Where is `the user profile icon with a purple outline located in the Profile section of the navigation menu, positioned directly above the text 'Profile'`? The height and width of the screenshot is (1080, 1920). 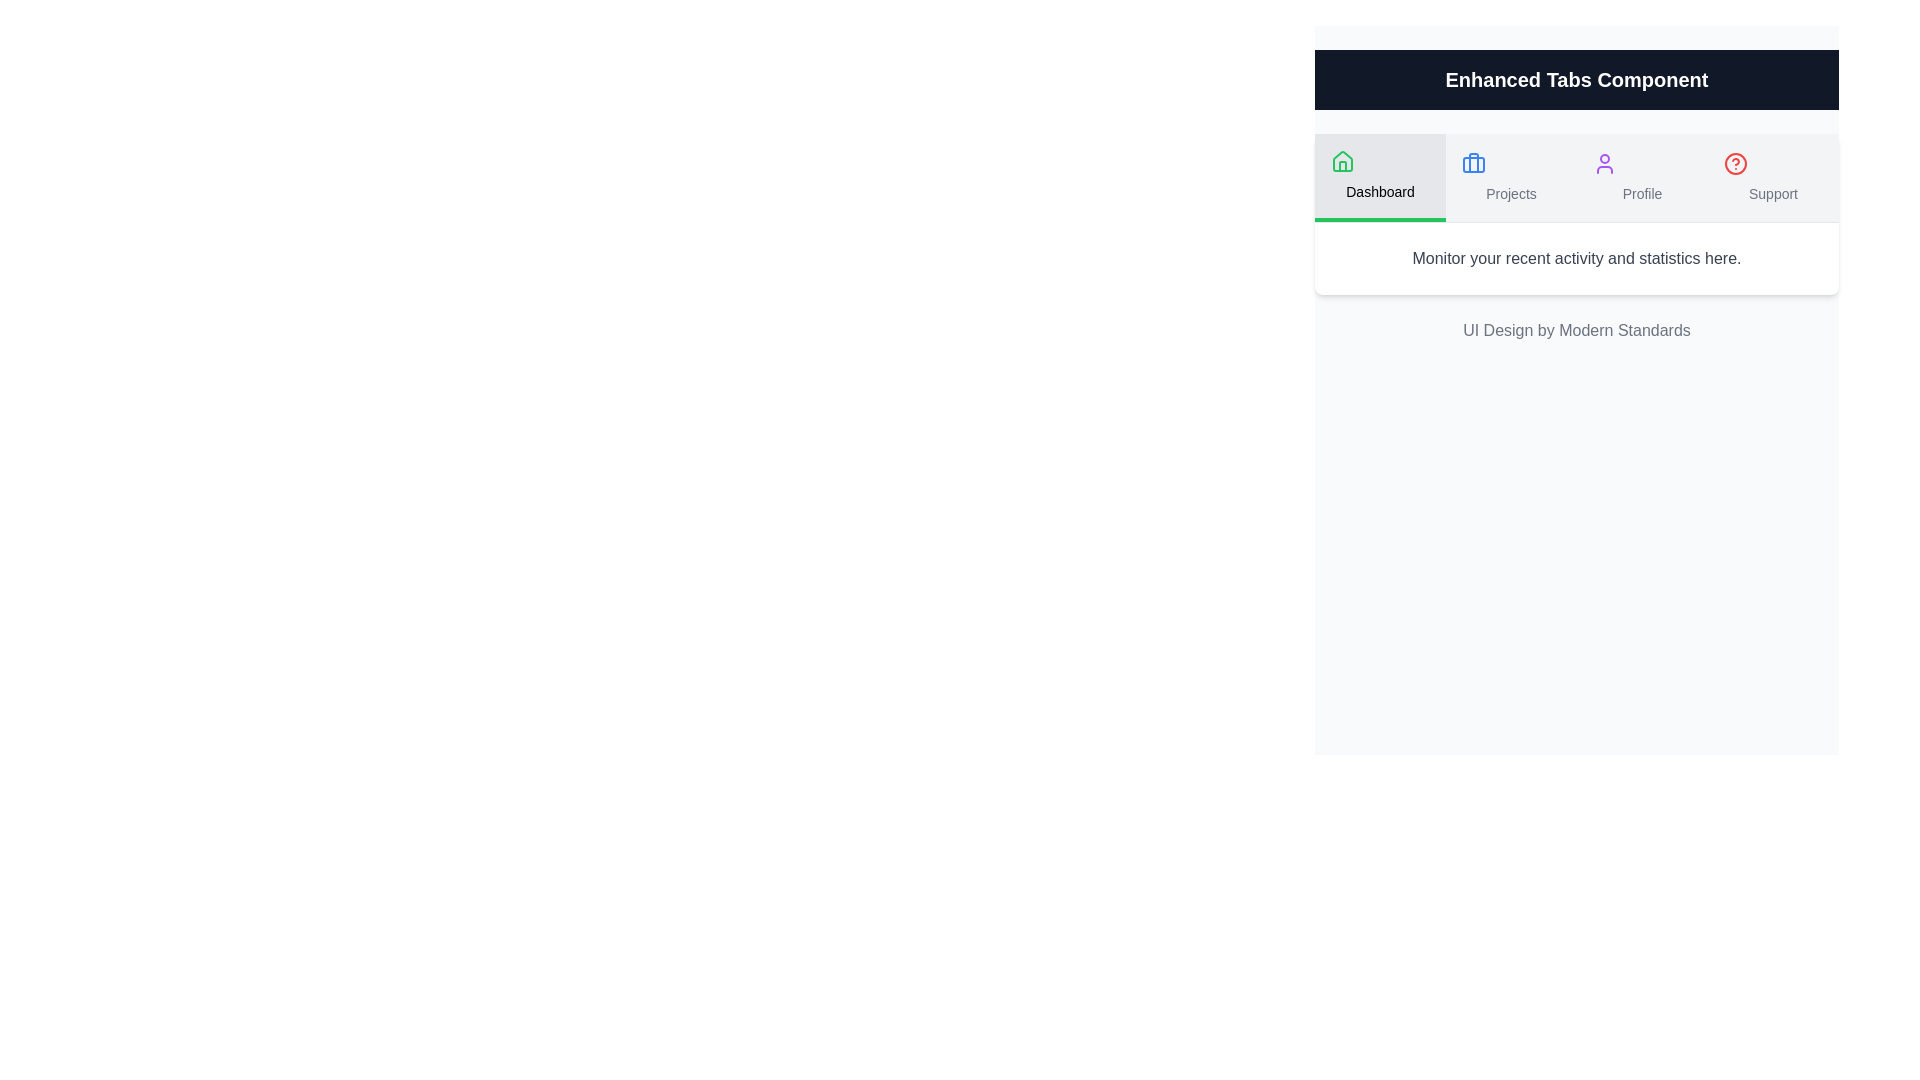 the user profile icon with a purple outline located in the Profile section of the navigation menu, positioned directly above the text 'Profile' is located at coordinates (1604, 163).